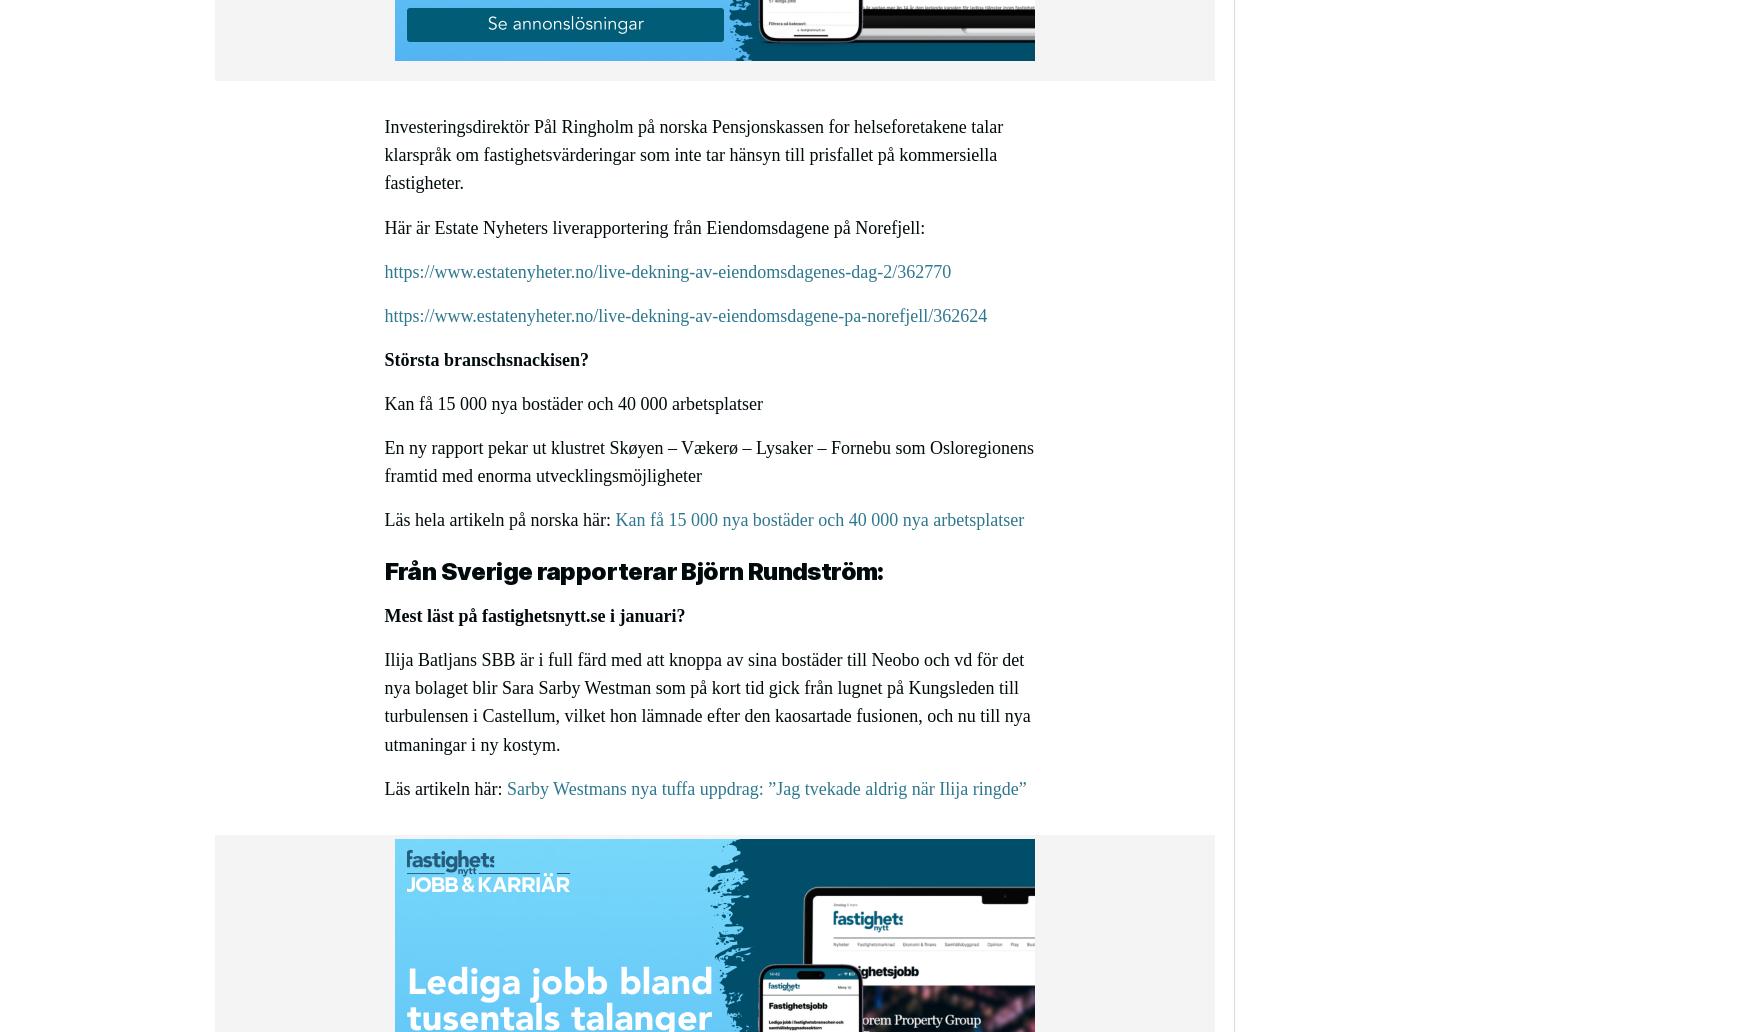  Describe the element at coordinates (764, 788) in the screenshot. I see `'Sarby Westmans nya tuffa uppdrag: ”Jag tvekade aldrig när Ilija ringde”'` at that location.